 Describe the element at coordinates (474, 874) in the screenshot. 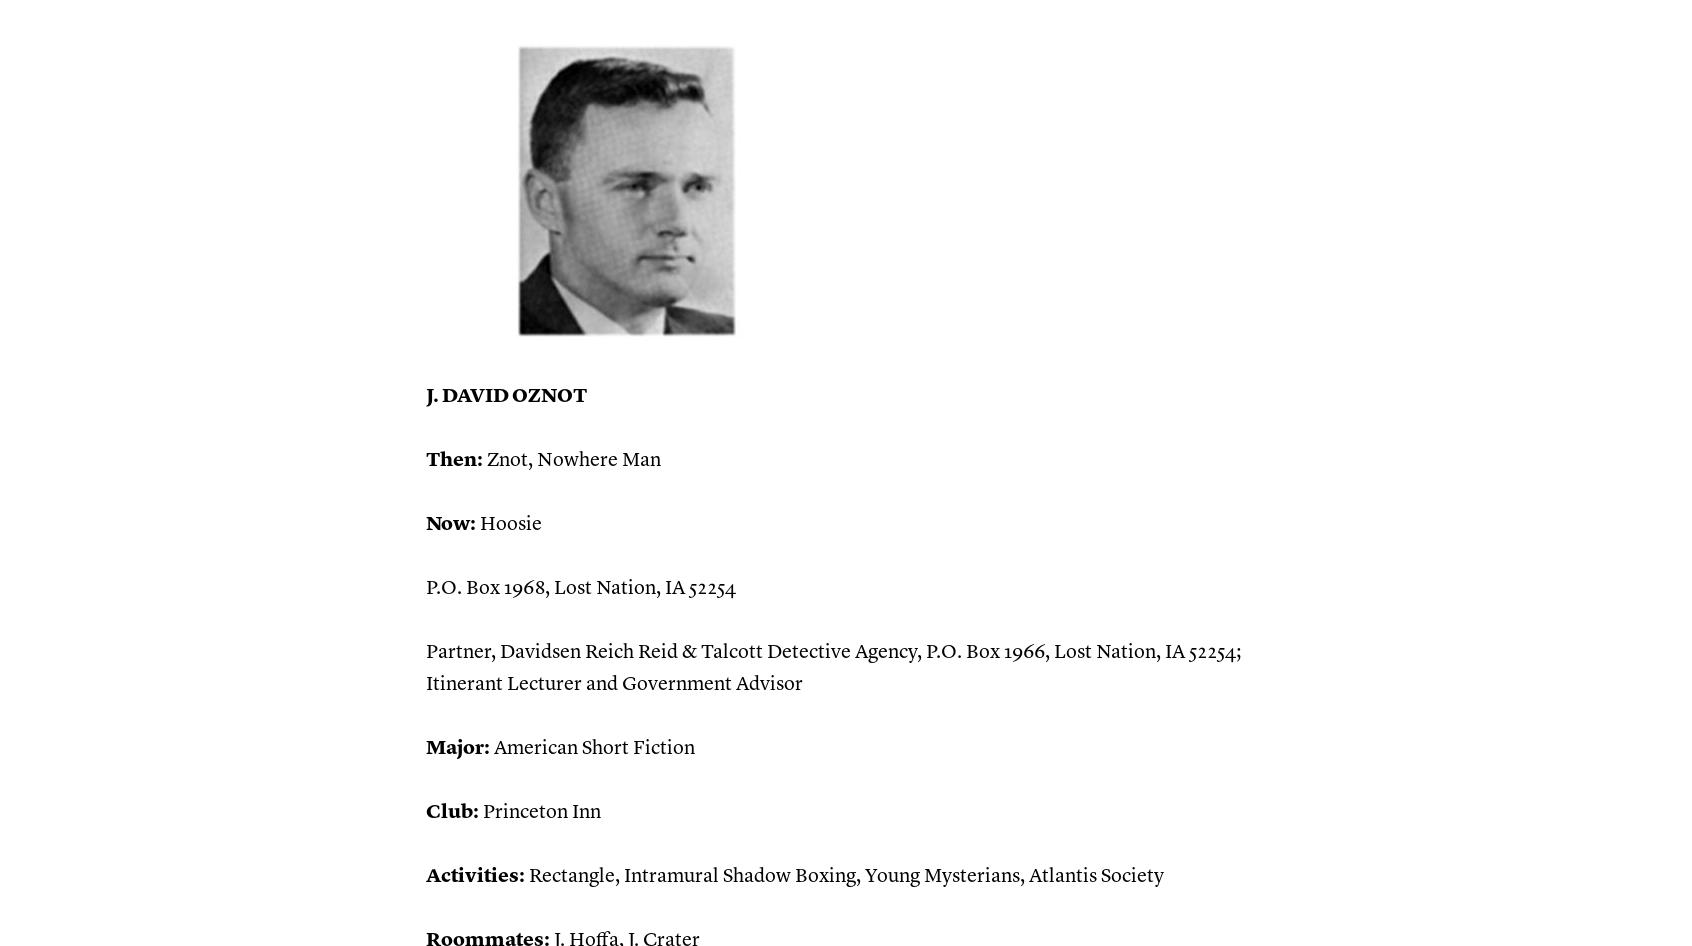

I see `'Activities:'` at that location.